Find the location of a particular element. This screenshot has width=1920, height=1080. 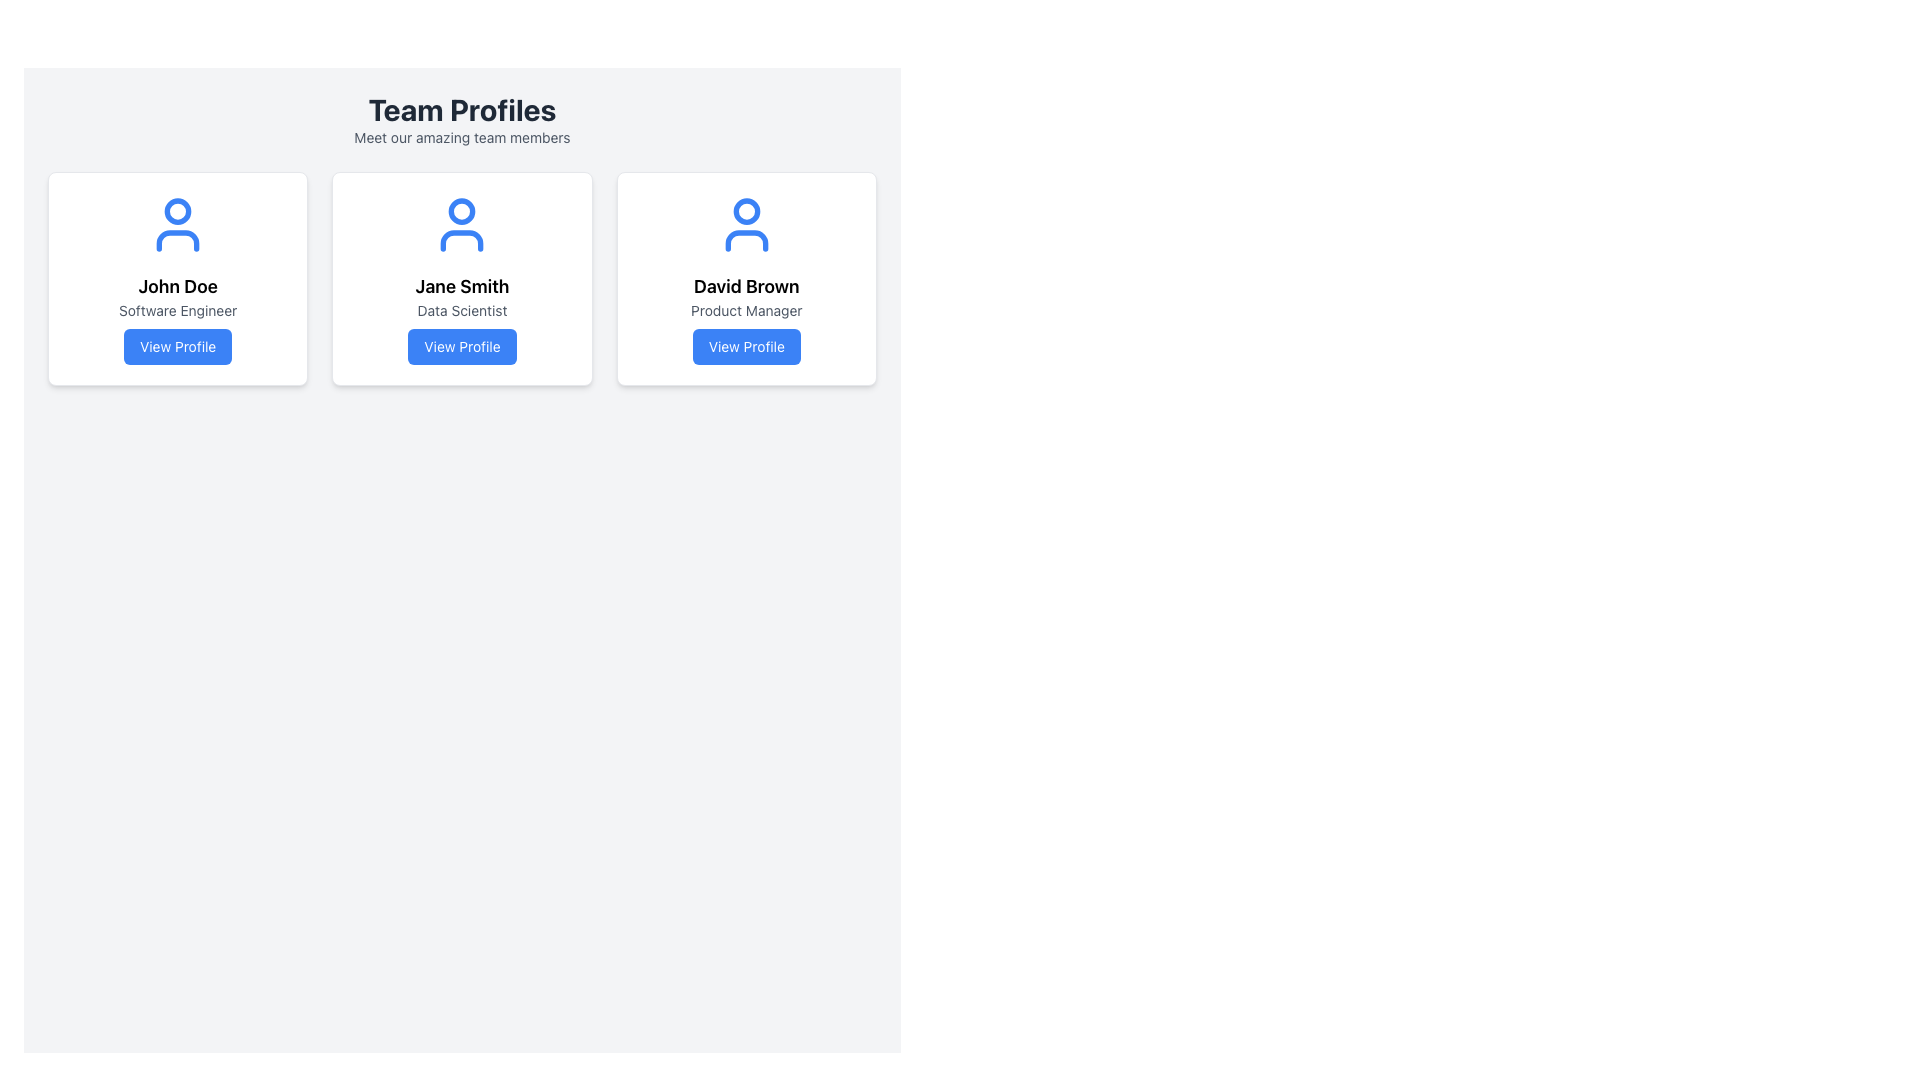

the 'View Profile' button with a blue background and white text located beneath the name 'John Doe Software Engineer' in the first profile card is located at coordinates (178, 346).